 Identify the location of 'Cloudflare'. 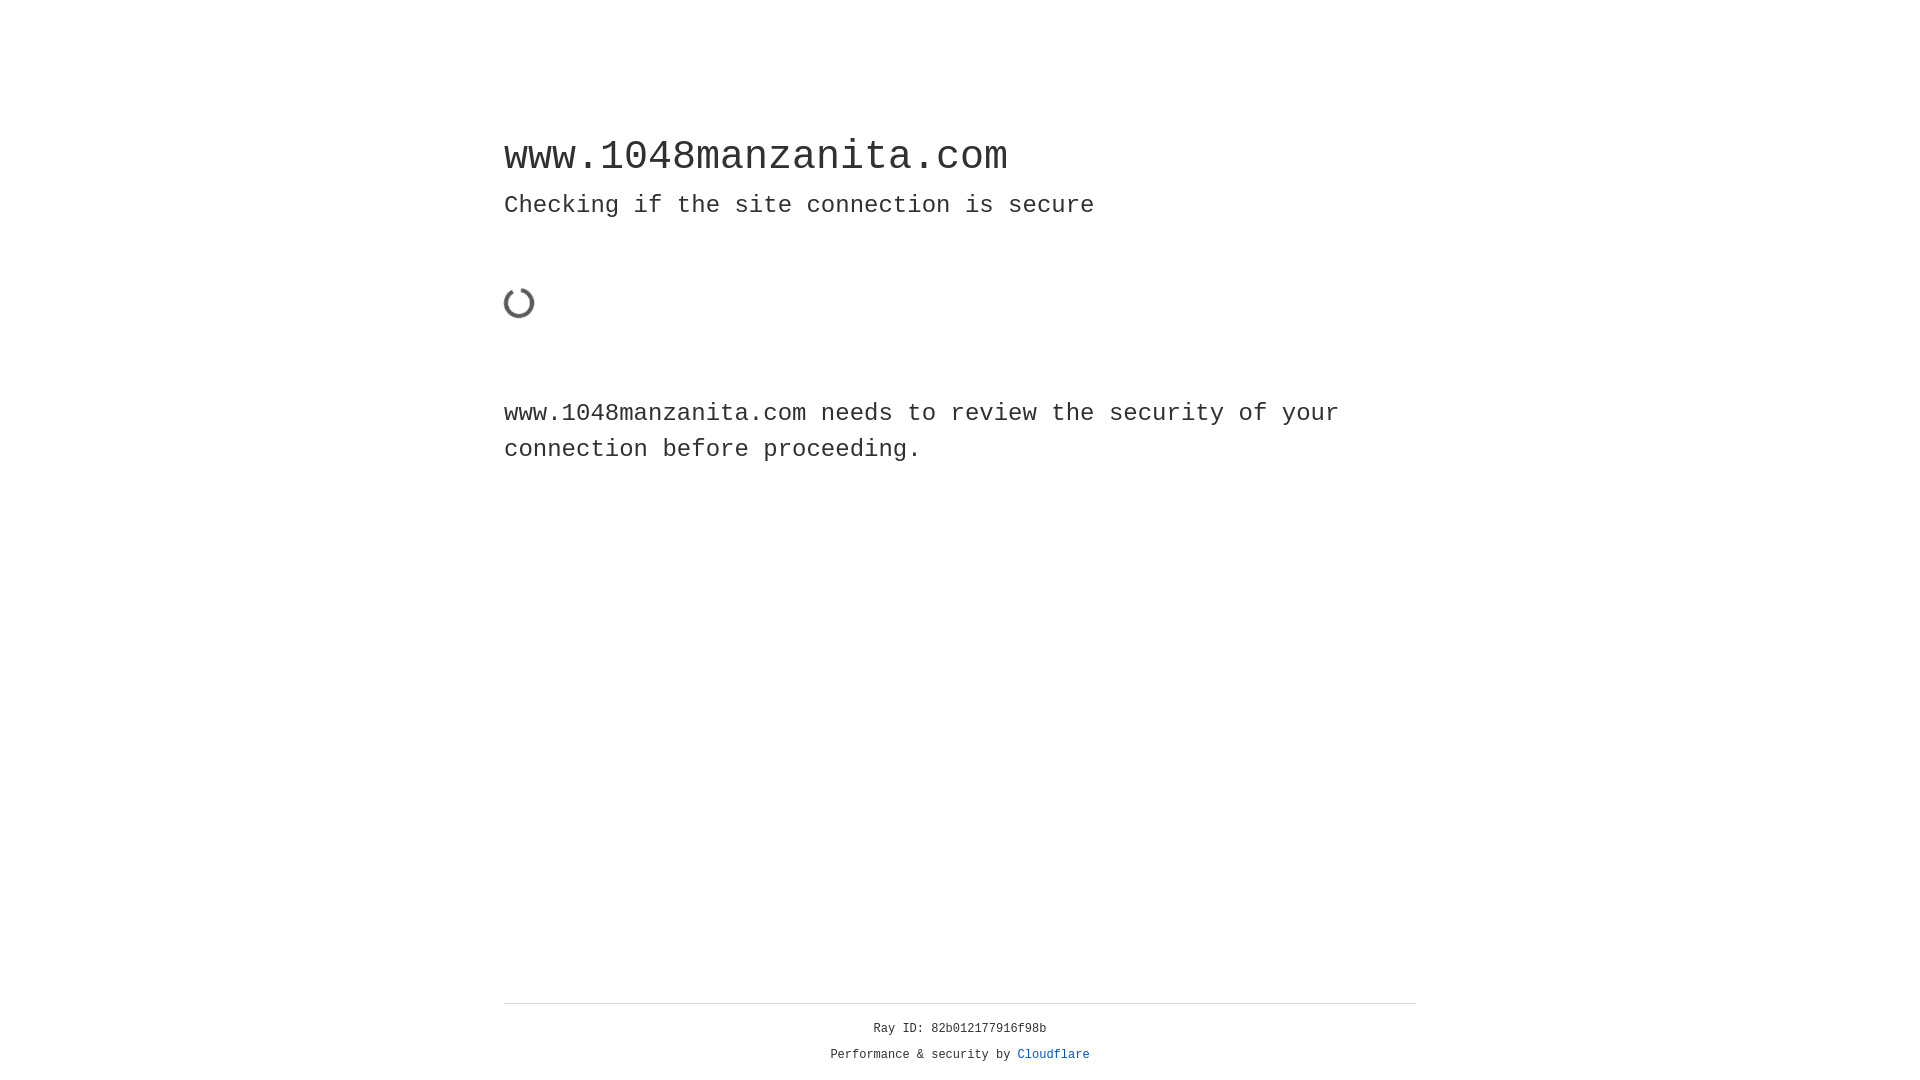
(1017, 1054).